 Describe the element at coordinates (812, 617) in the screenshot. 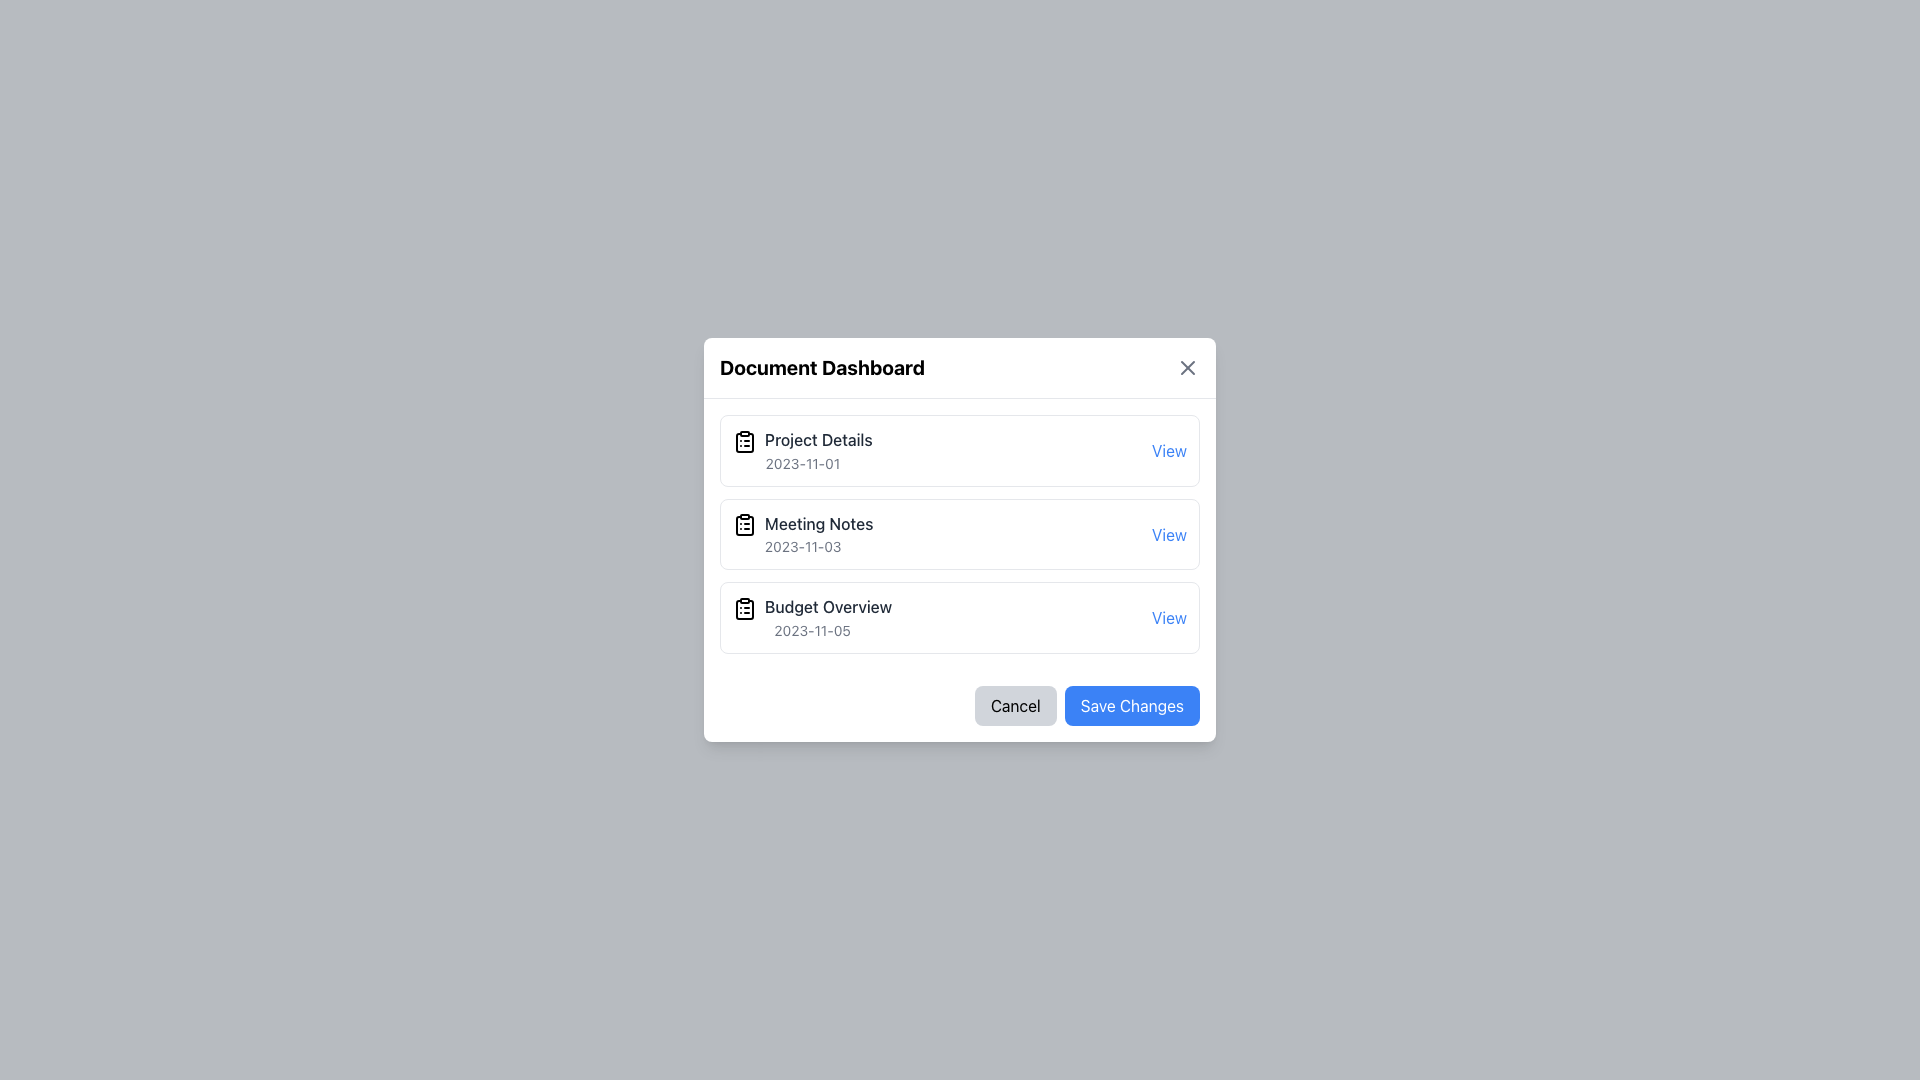

I see `the 'Budget Overview' label with clipboard icon located in the 'Document Dashboard' modal, positioned between 'Meeting Notes' and 'Save Changes'` at that location.